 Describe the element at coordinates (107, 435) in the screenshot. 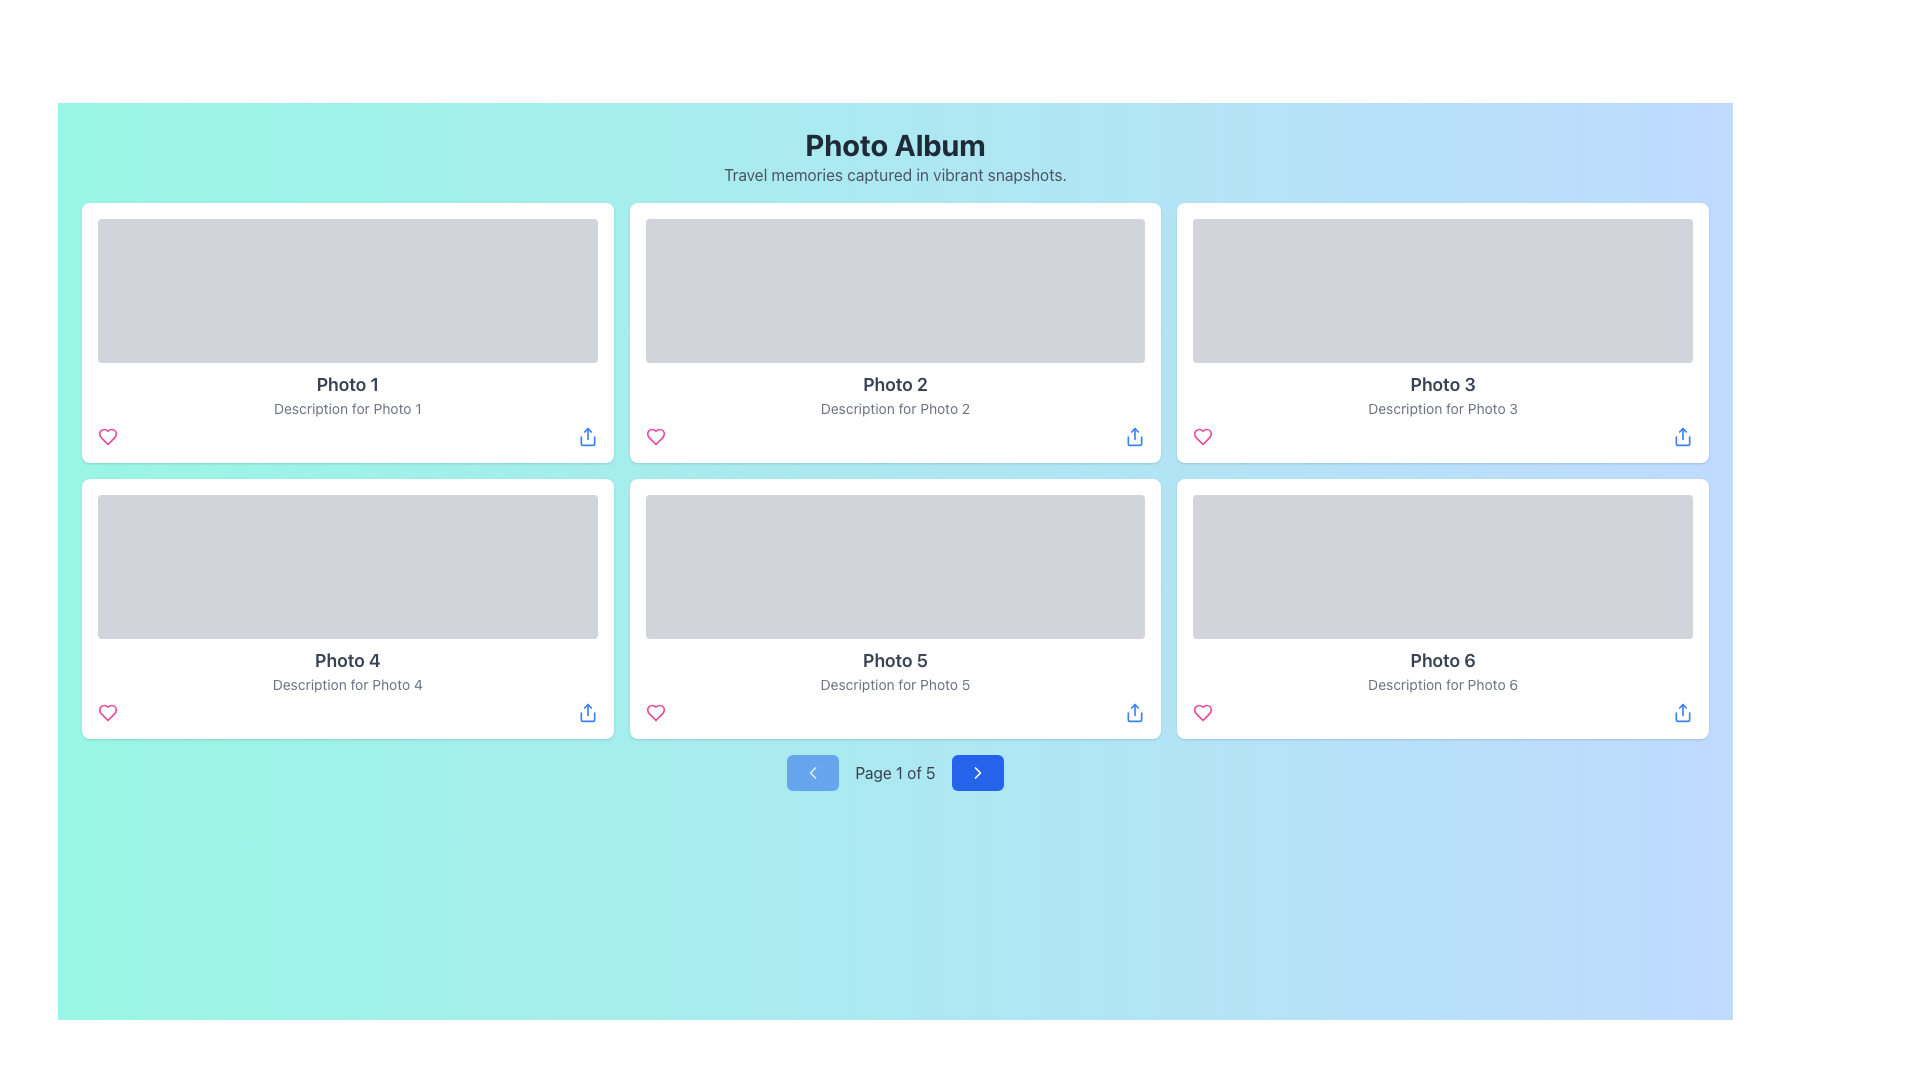

I see `the 'like' icon button located in the bottom bar of the first card in the 'Photo Album' grid layout, representing 'Photo 1', to change its color` at that location.